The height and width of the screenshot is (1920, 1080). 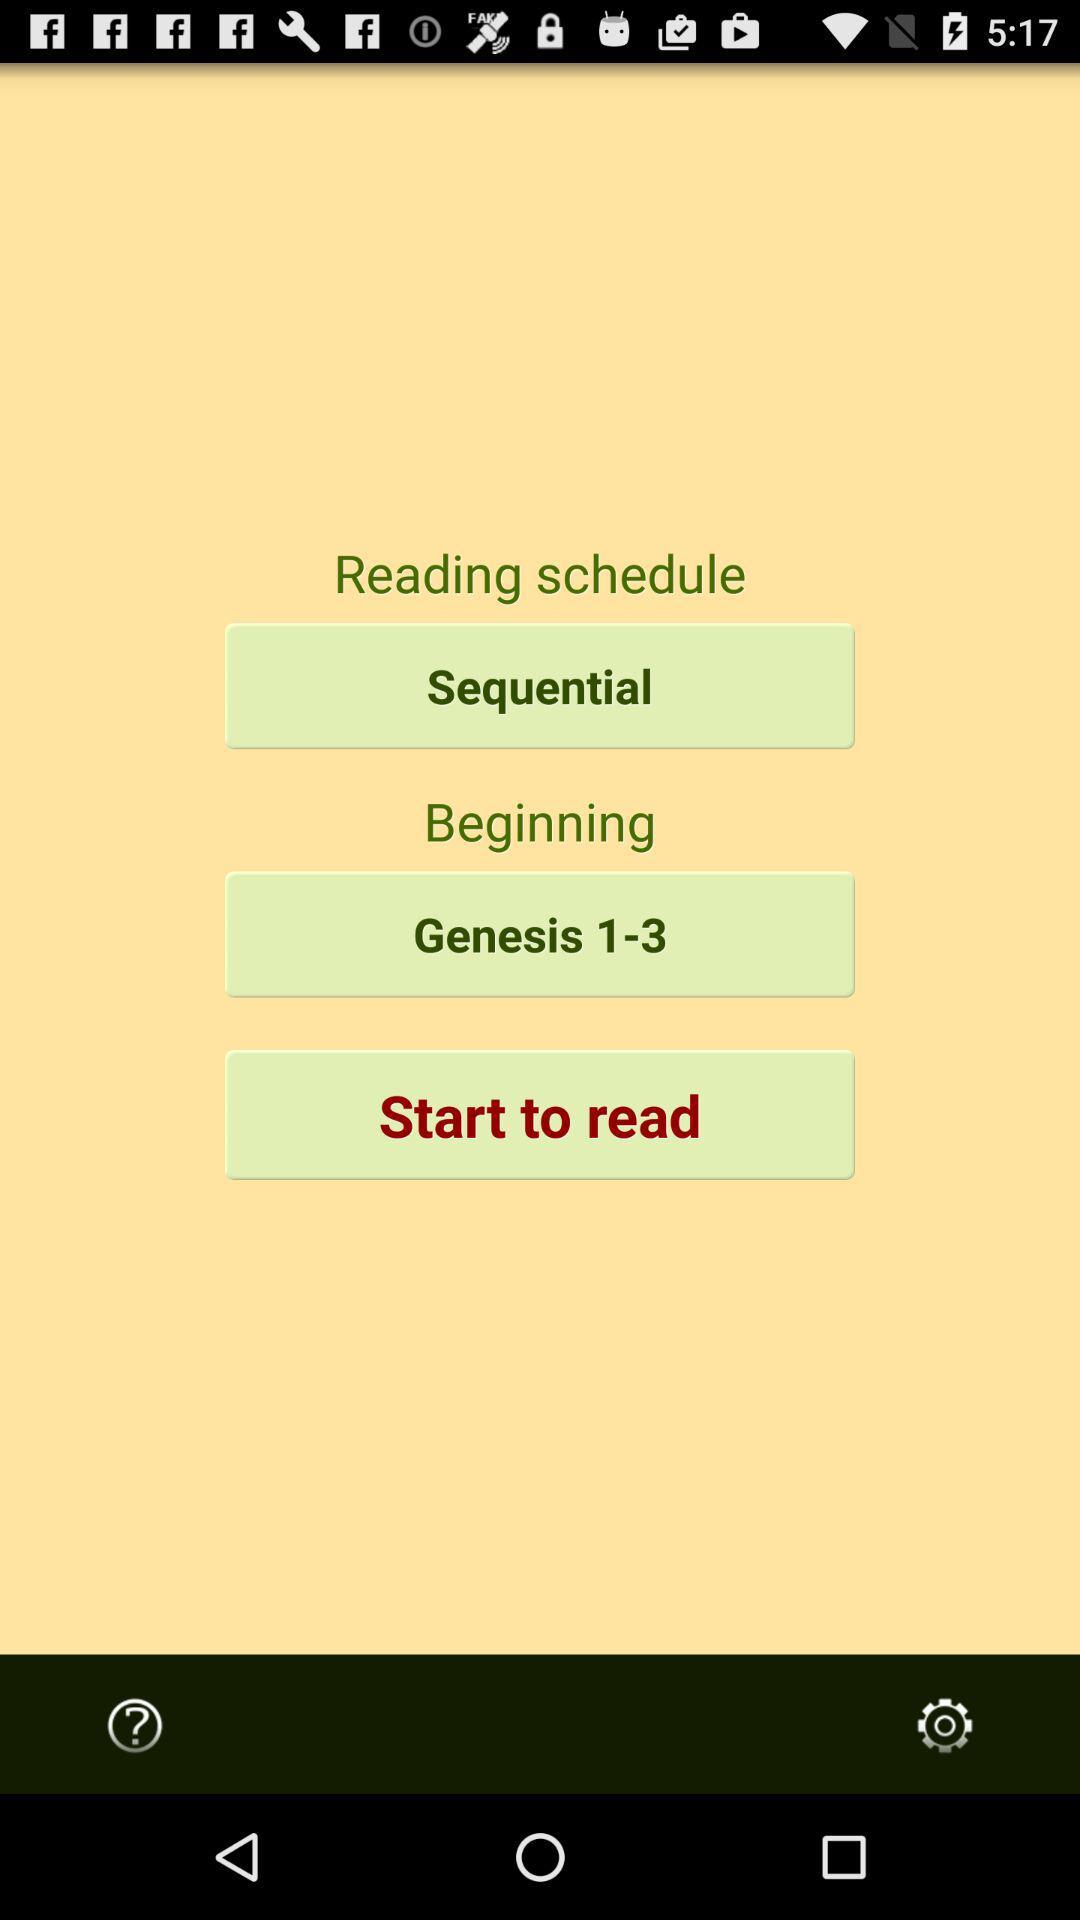 What do you see at coordinates (135, 1724) in the screenshot?
I see `the icon at the bottom left corner` at bounding box center [135, 1724].